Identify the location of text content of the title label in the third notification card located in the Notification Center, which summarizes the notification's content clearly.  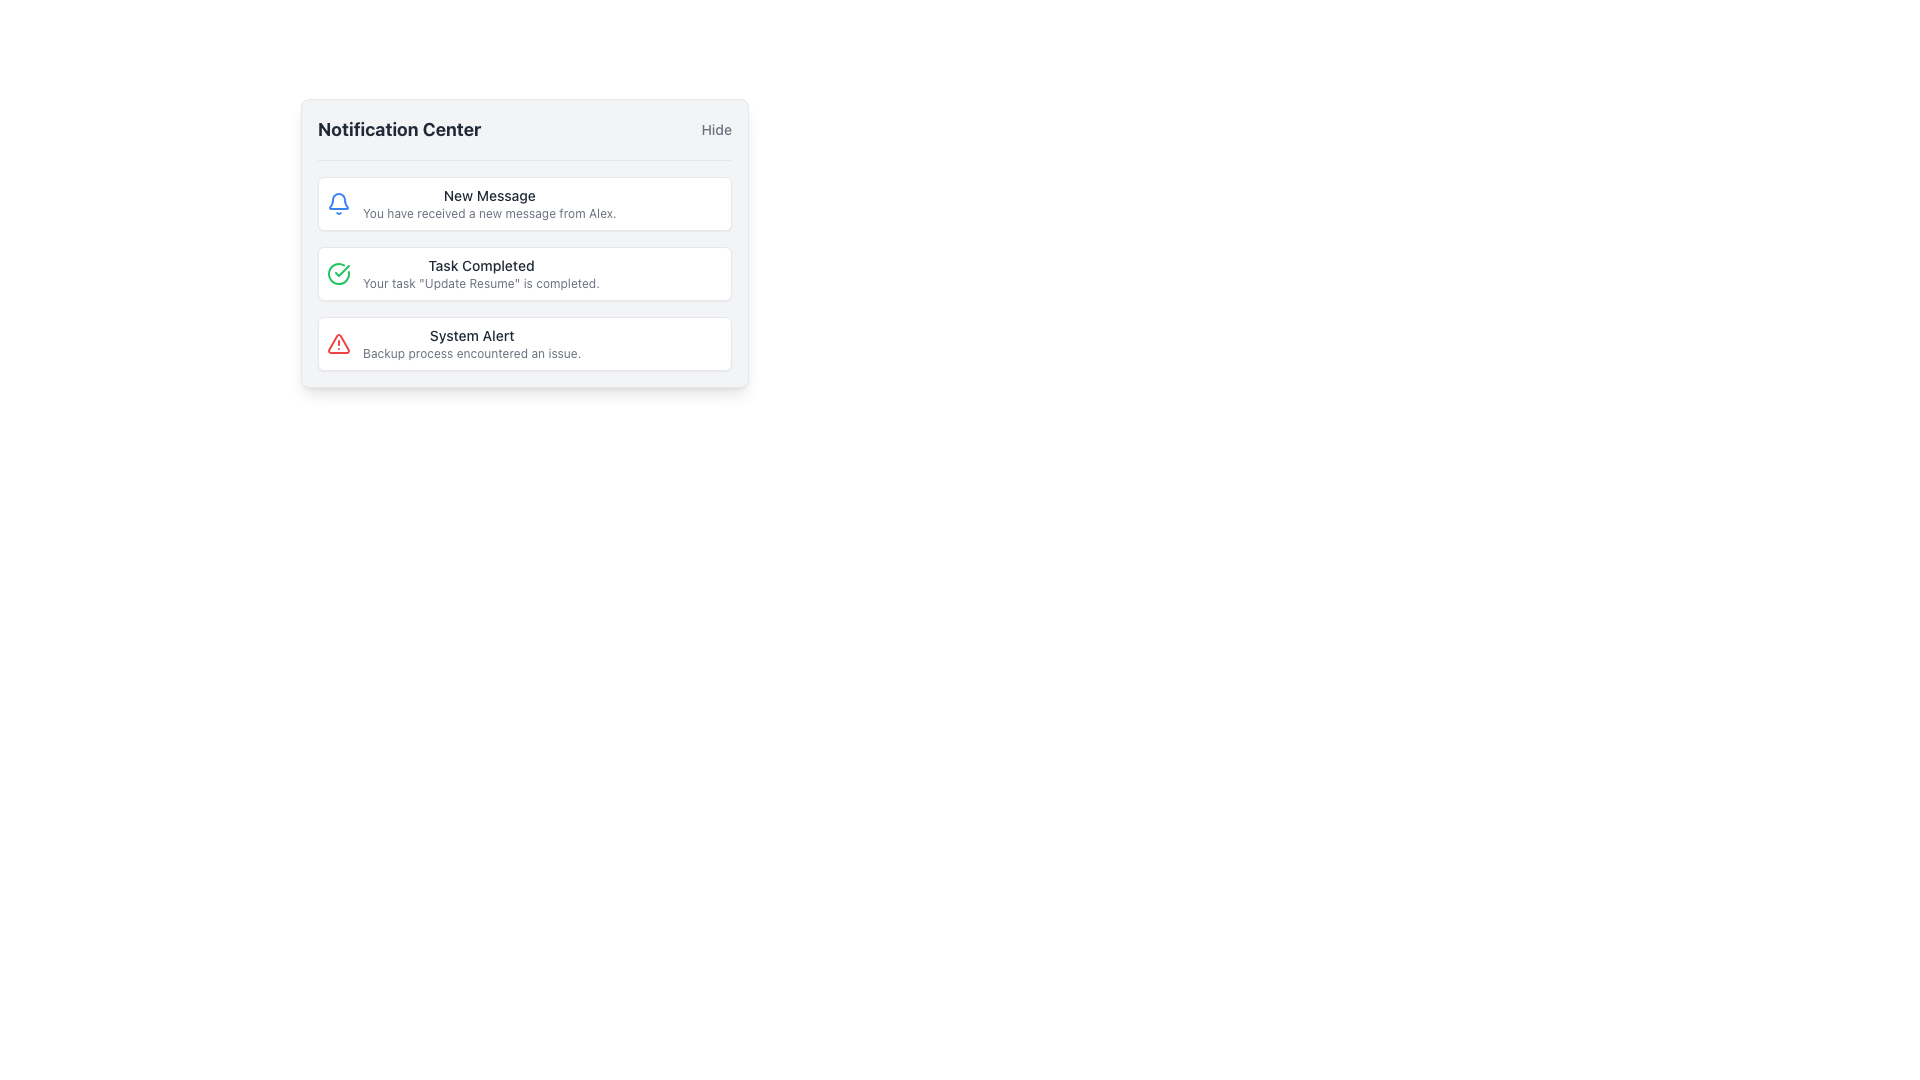
(471, 334).